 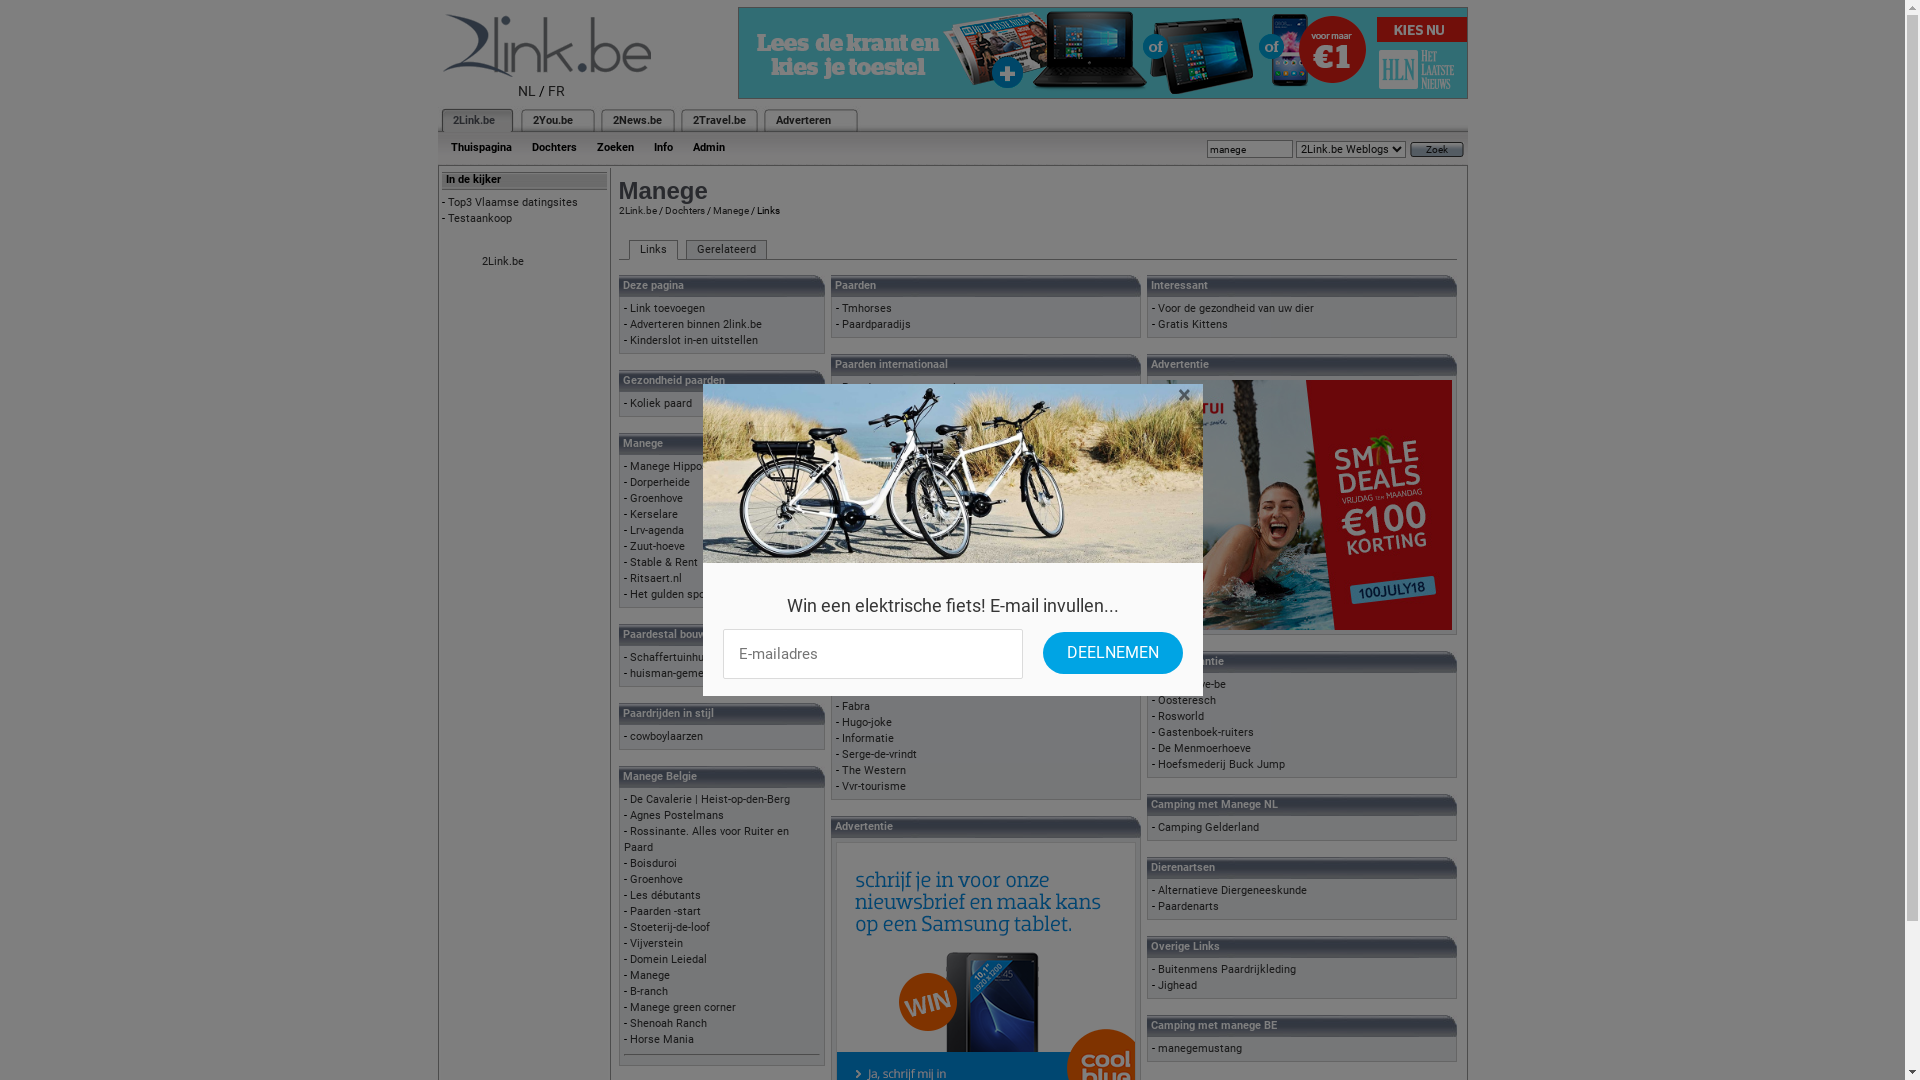 I want to click on 'Pferde-nordhessen', so click(x=887, y=467).